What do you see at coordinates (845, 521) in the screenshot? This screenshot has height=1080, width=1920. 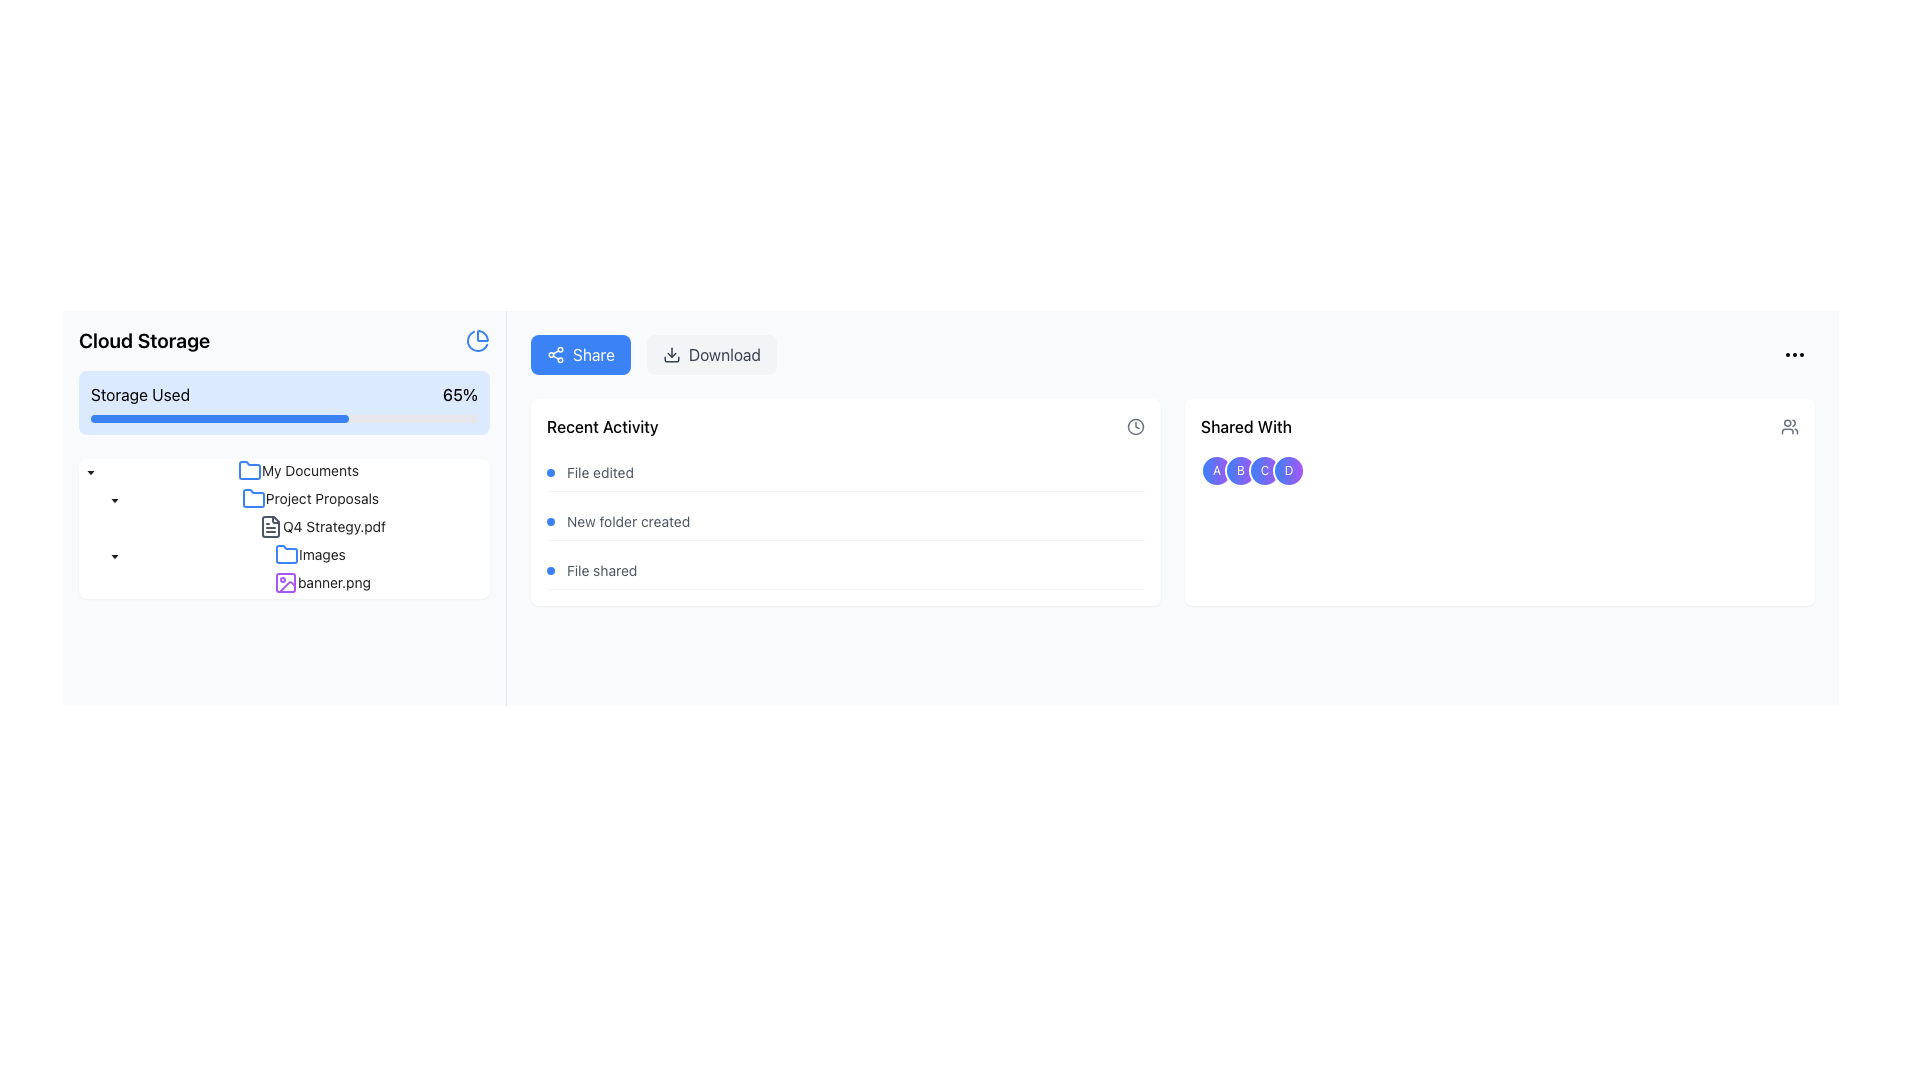 I see `the second entry in the 'Recent Activity' section, which indicates the creation of a new folder, positioned between 'File edited' and 'File shared'` at bounding box center [845, 521].